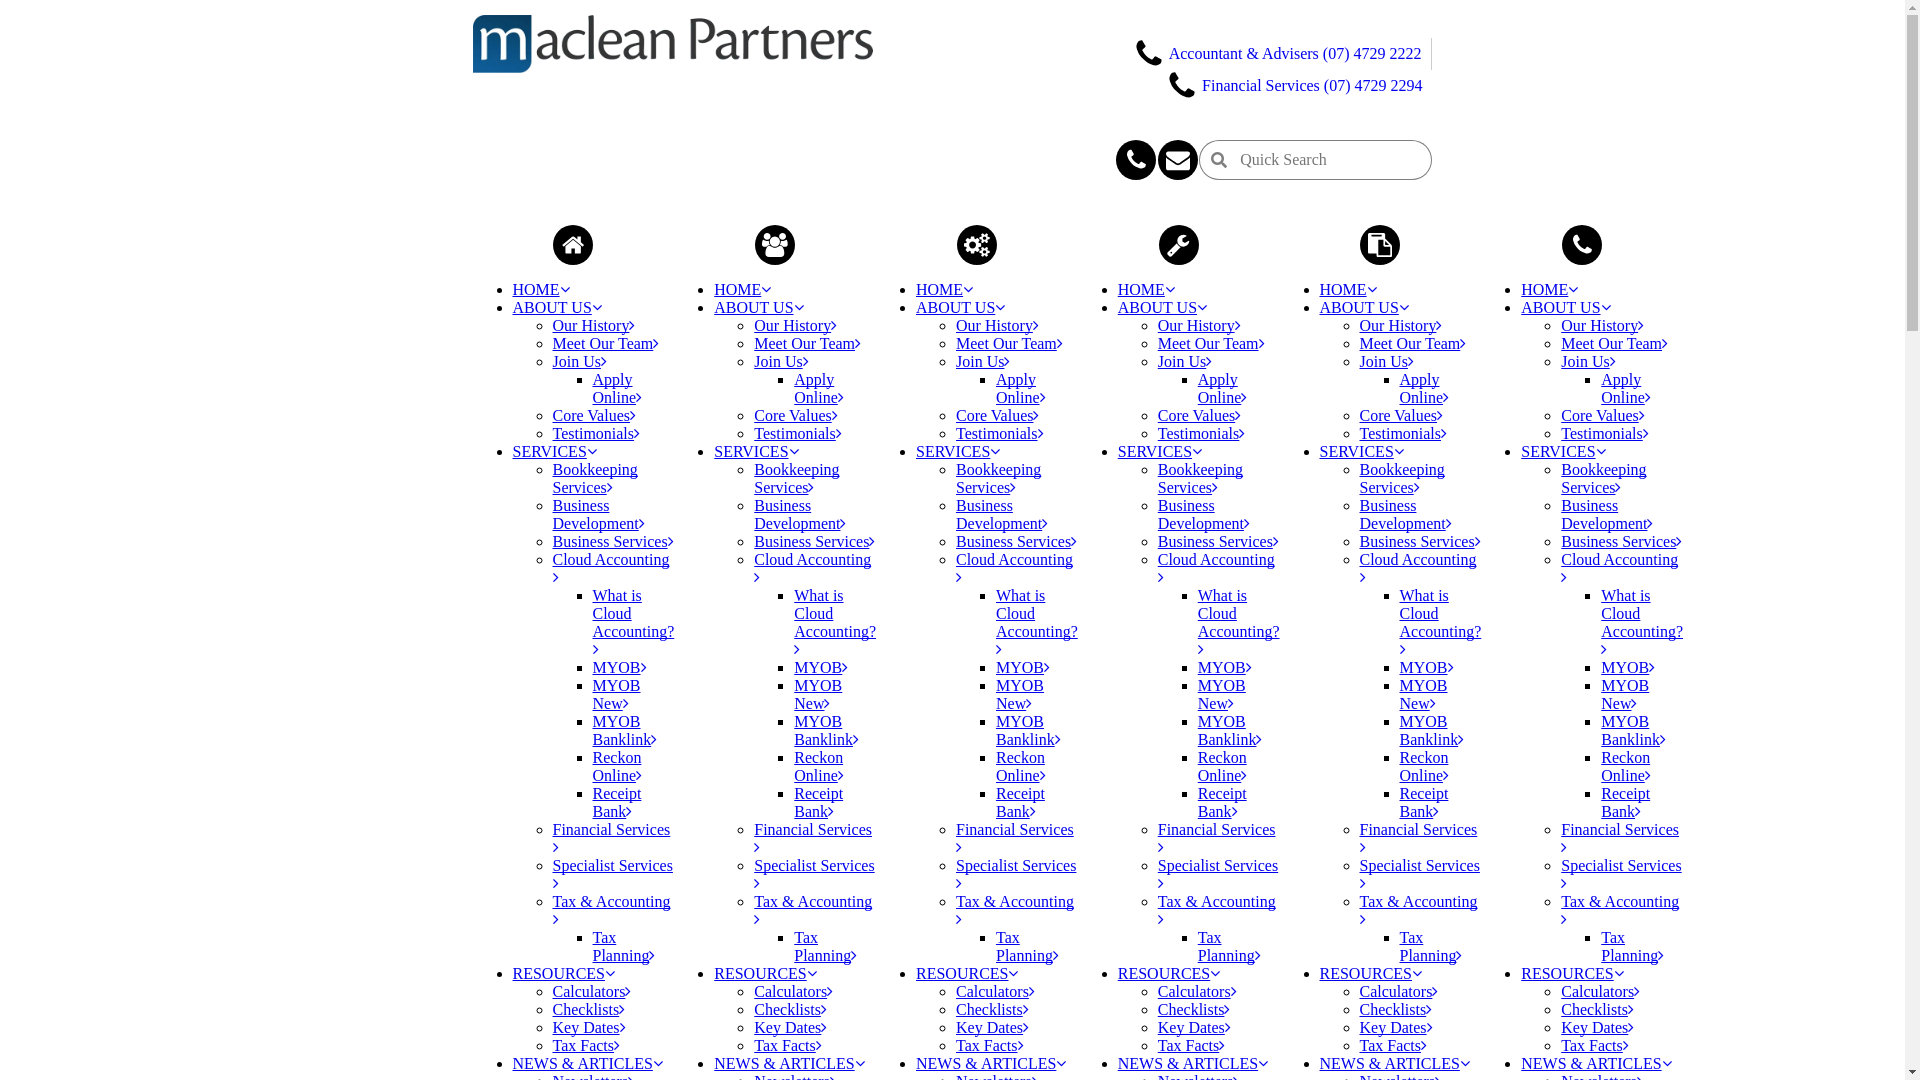 The height and width of the screenshot is (1080, 1920). Describe the element at coordinates (752, 991) in the screenshot. I see `'Calculators'` at that location.